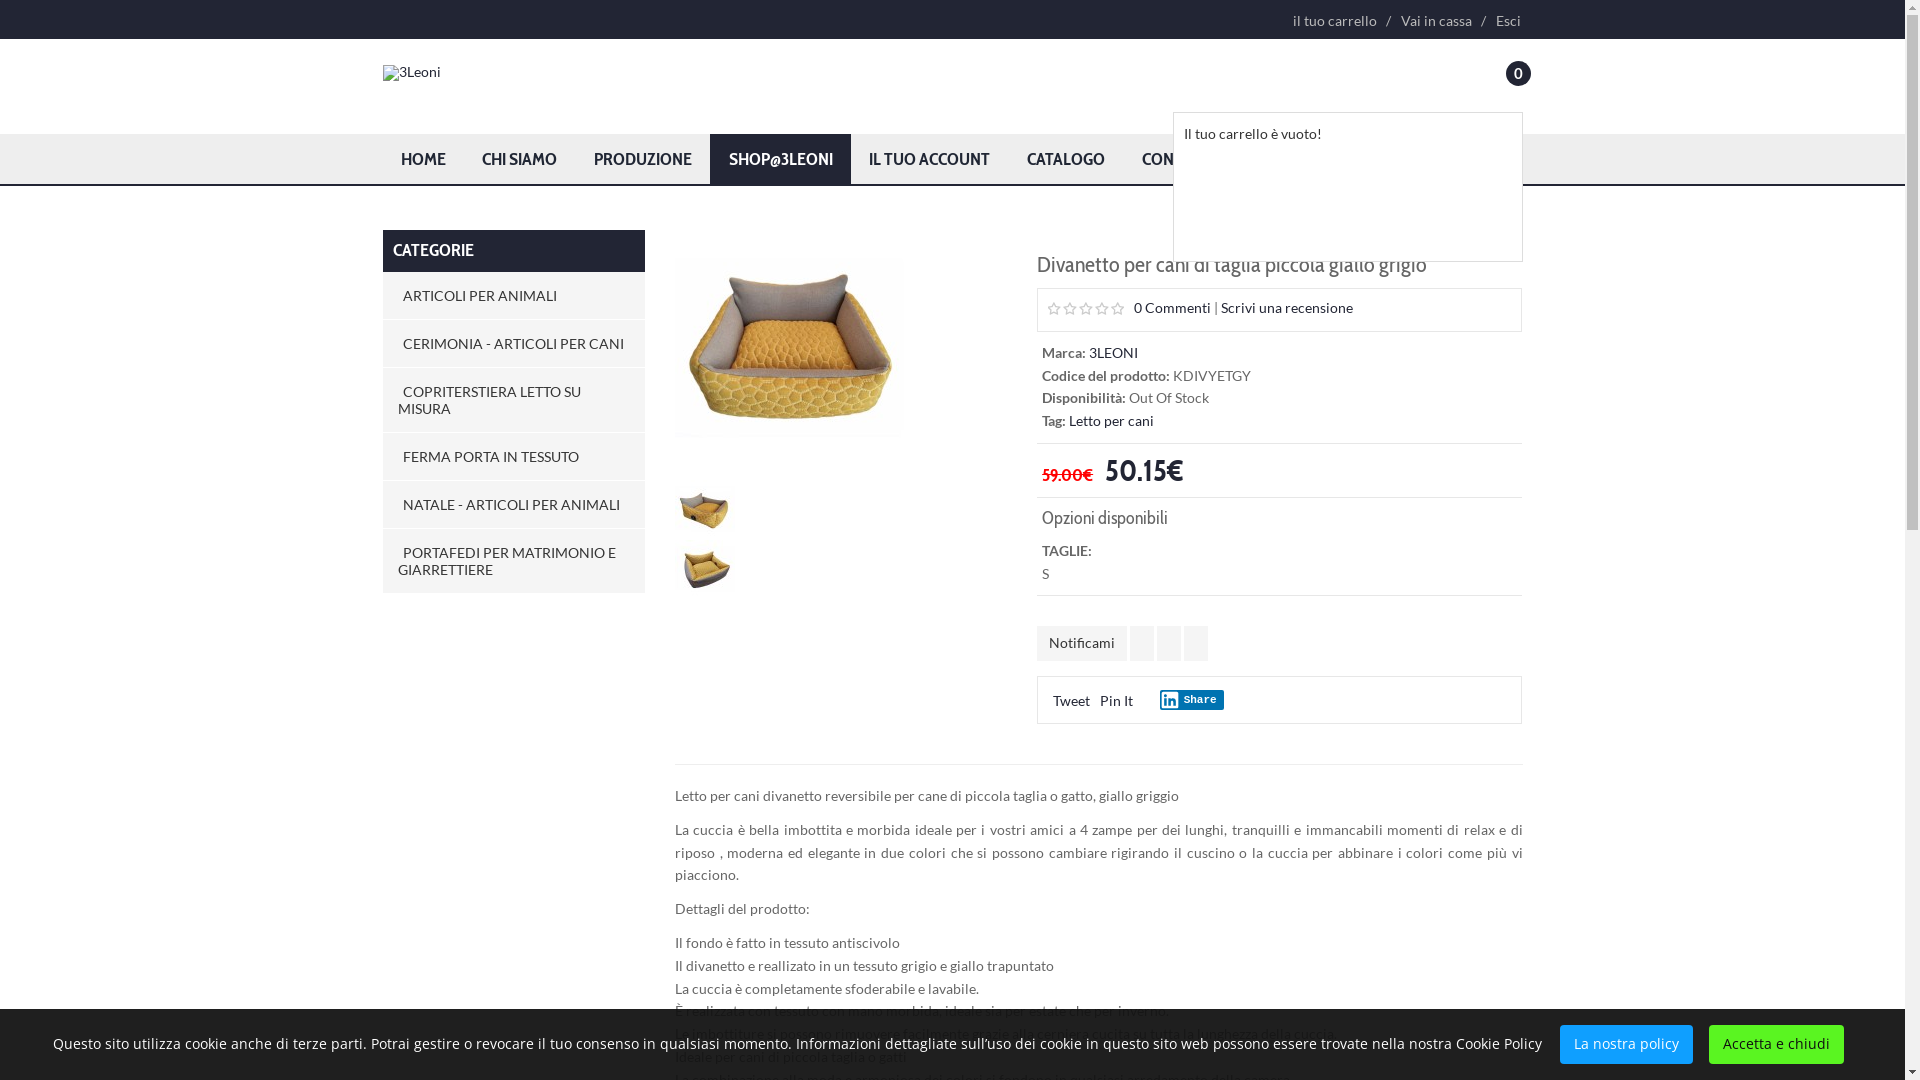 This screenshot has width=1920, height=1080. What do you see at coordinates (1112, 351) in the screenshot?
I see `'3LEONI'` at bounding box center [1112, 351].